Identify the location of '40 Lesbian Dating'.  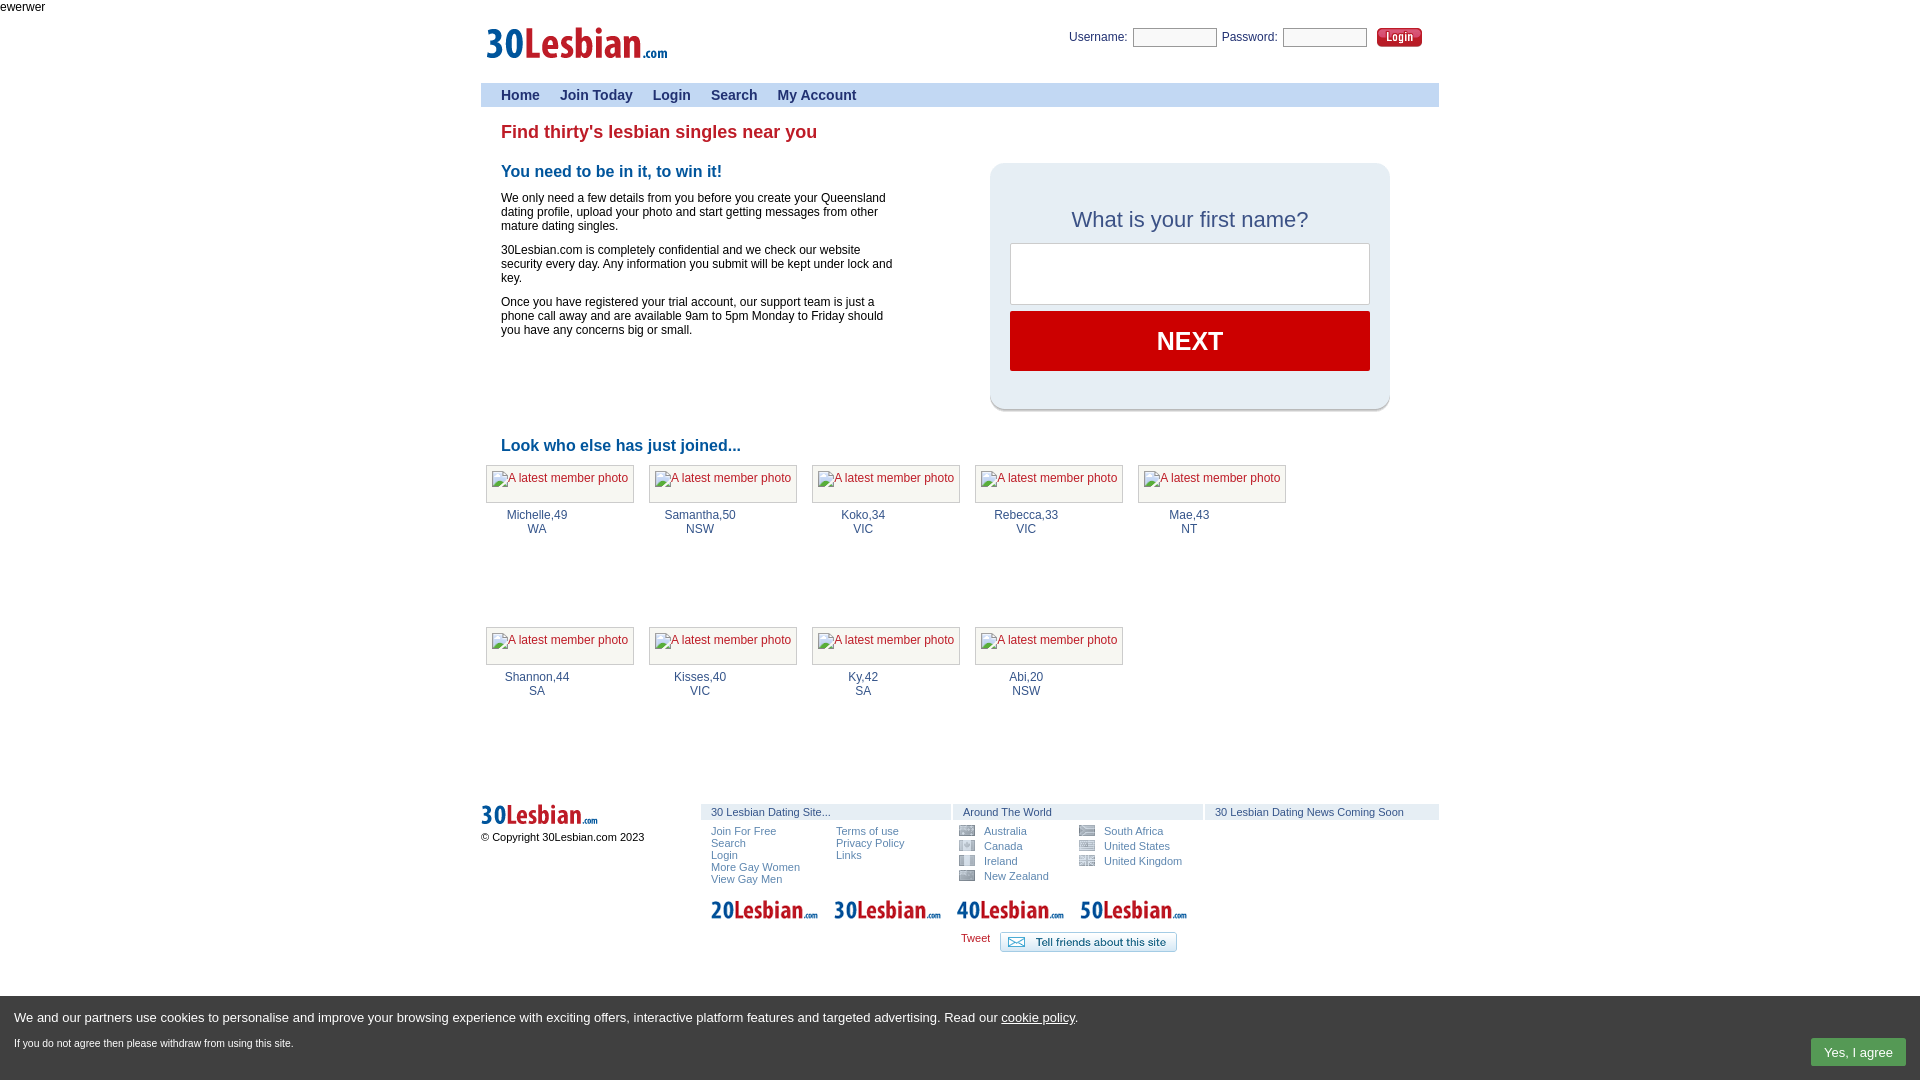
(955, 921).